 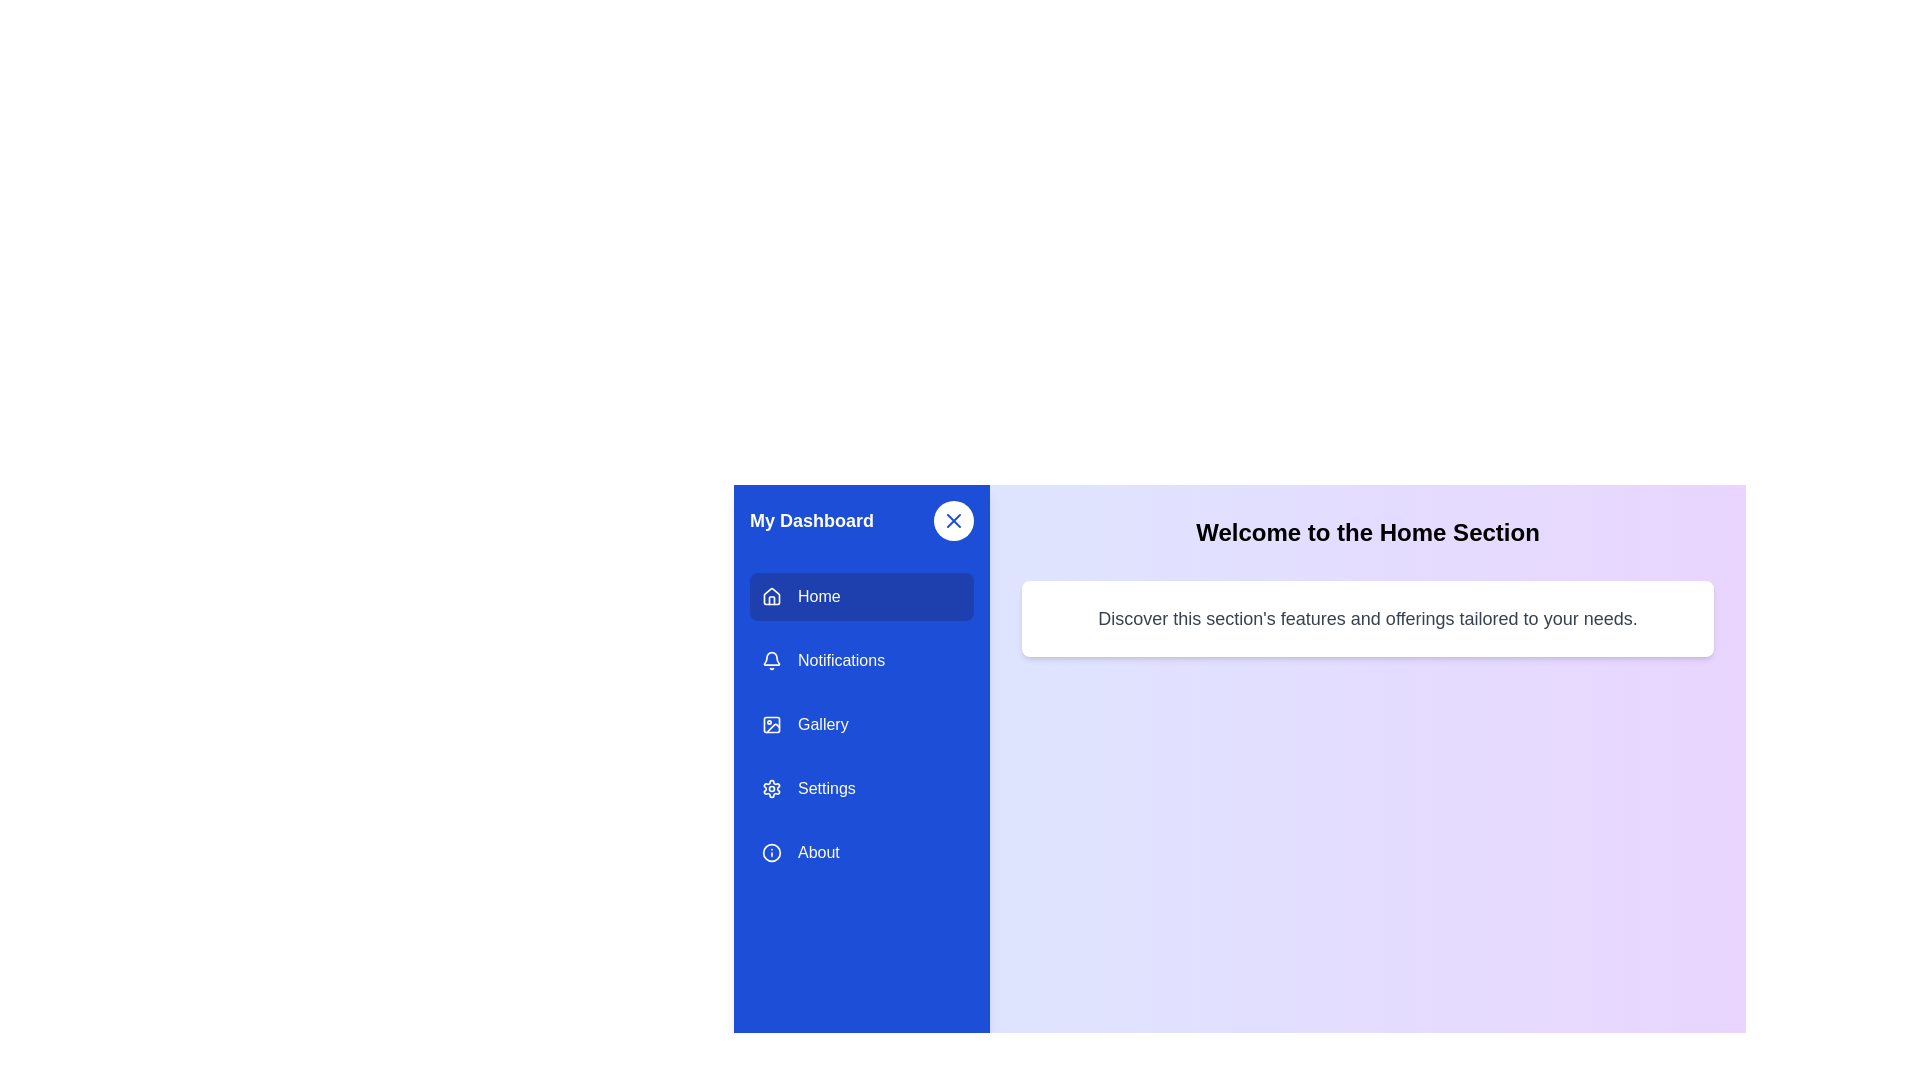 What do you see at coordinates (862, 852) in the screenshot?
I see `the menu item labeled About to navigate to its section` at bounding box center [862, 852].